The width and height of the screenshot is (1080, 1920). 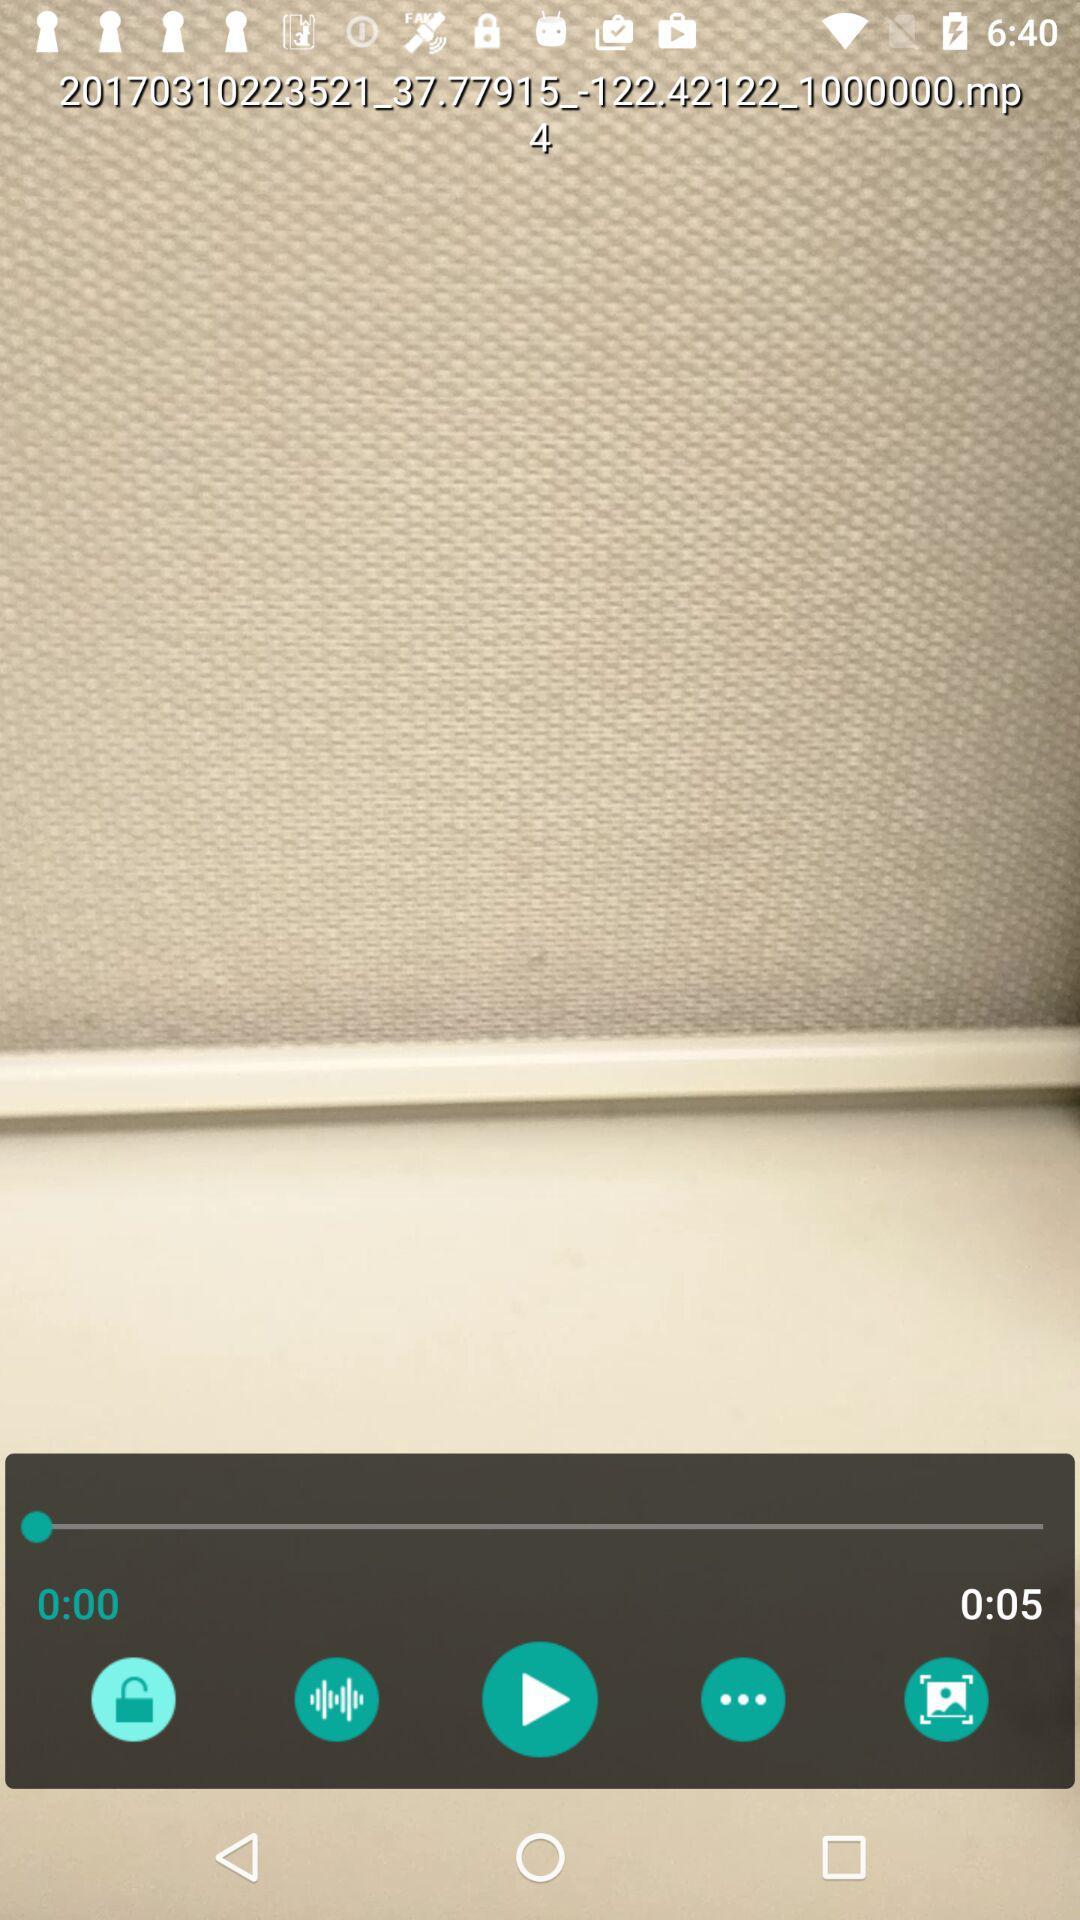 What do you see at coordinates (538, 1698) in the screenshot?
I see `video` at bounding box center [538, 1698].